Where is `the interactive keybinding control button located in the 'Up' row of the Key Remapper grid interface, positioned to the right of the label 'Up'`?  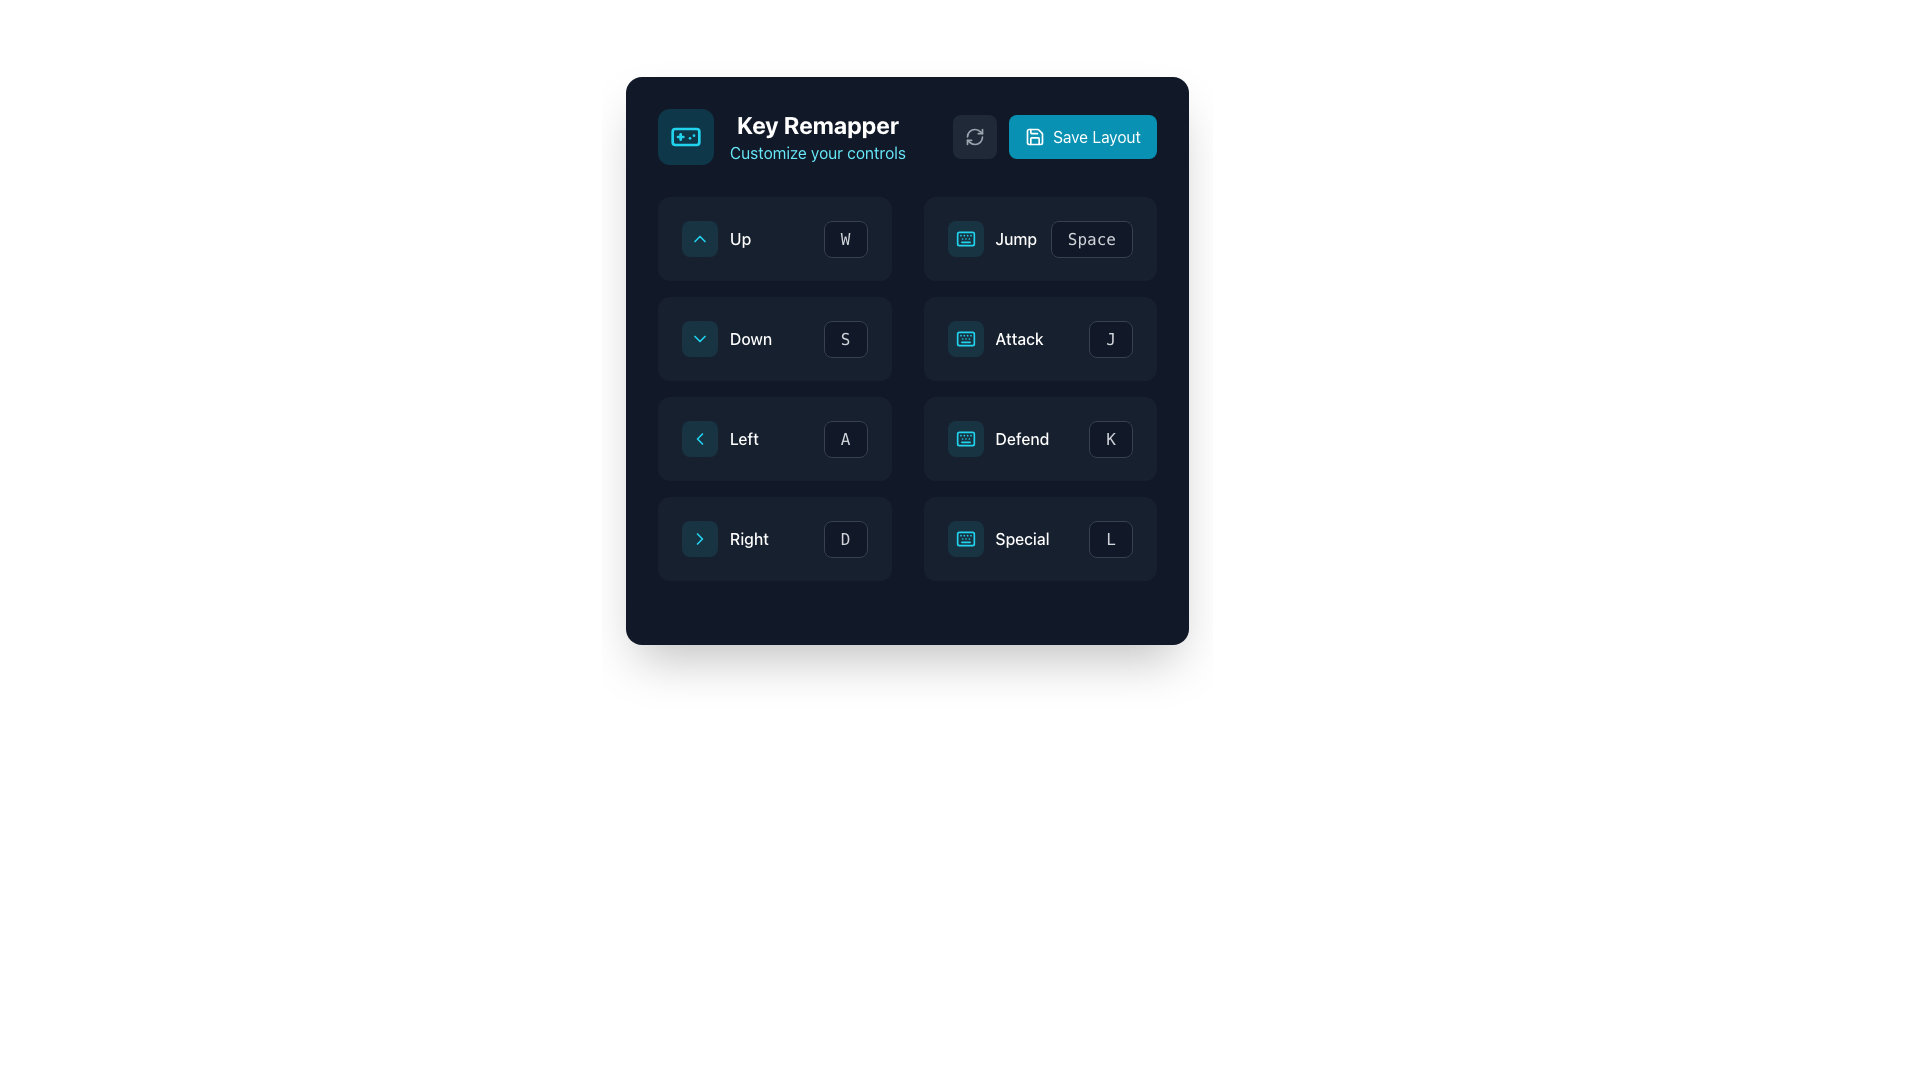 the interactive keybinding control button located in the 'Up' row of the Key Remapper grid interface, positioned to the right of the label 'Up' is located at coordinates (845, 238).